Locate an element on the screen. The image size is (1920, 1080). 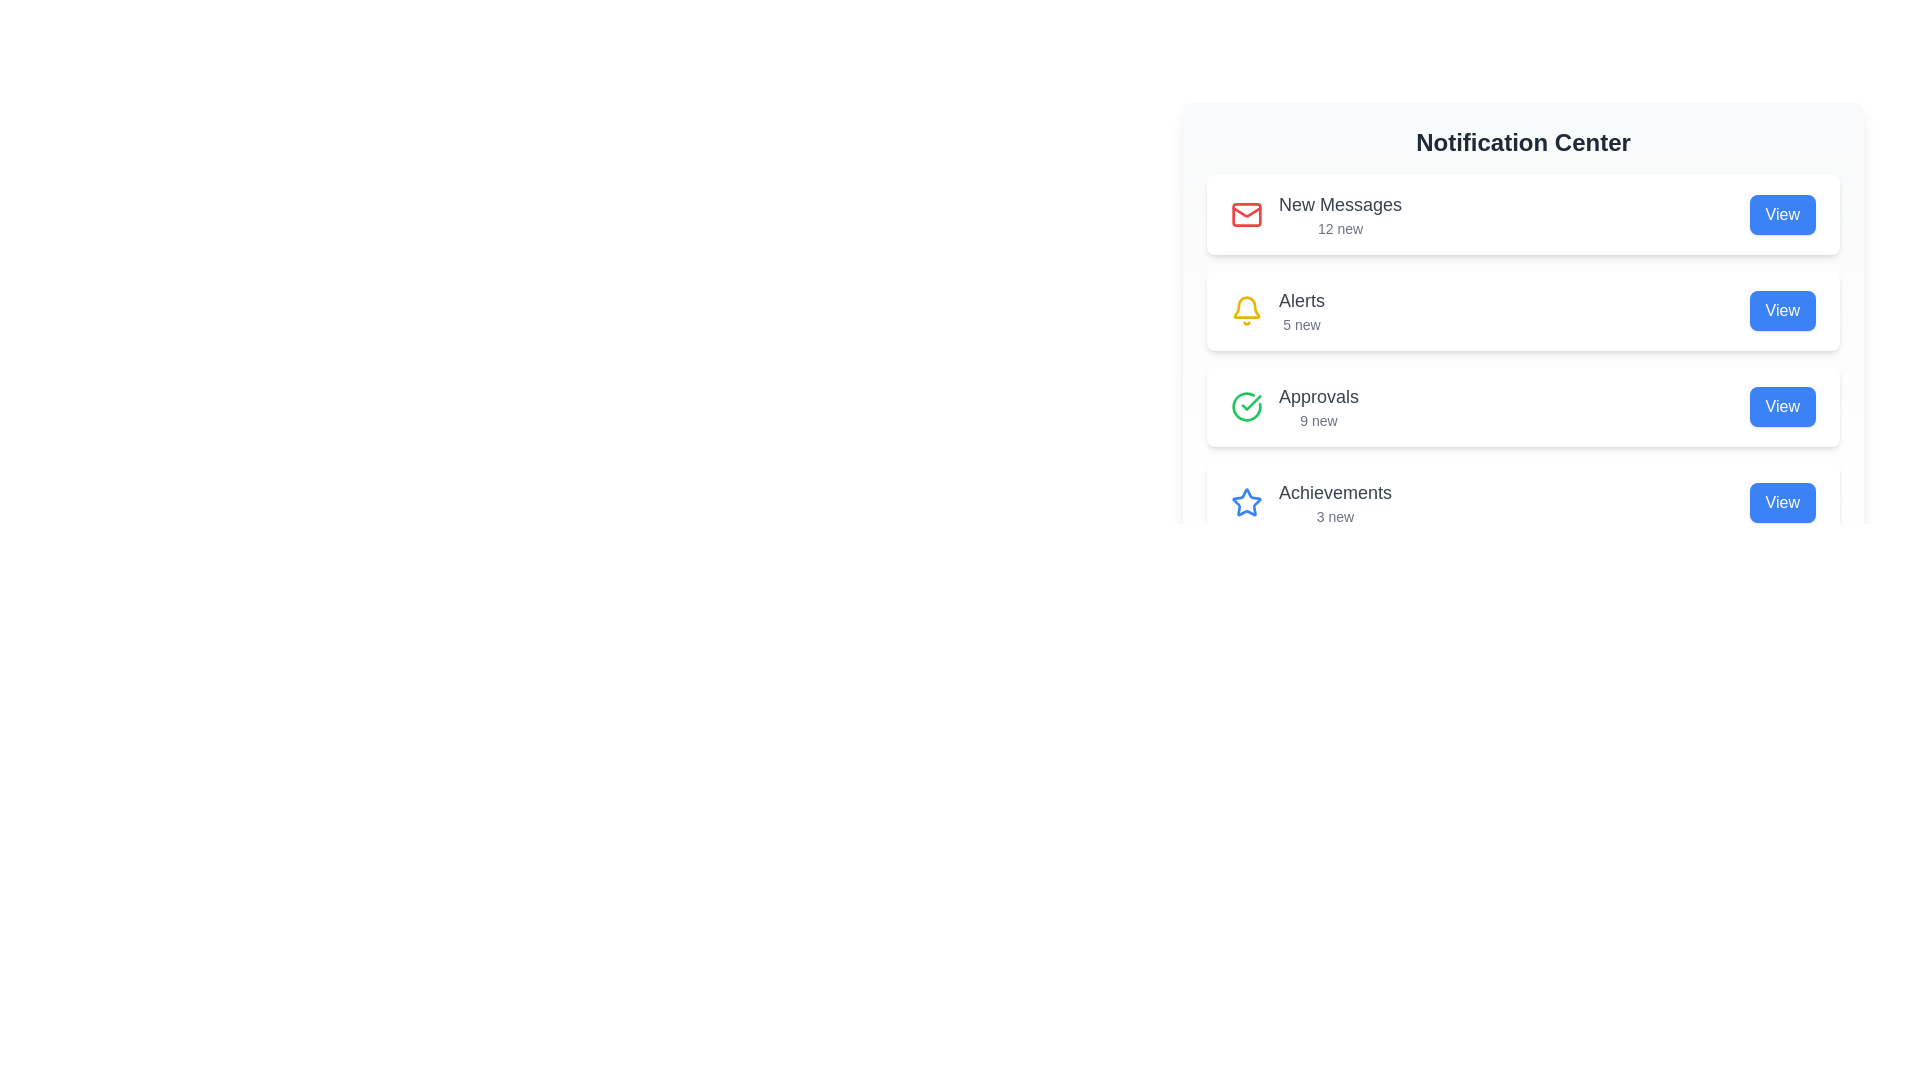
the Notification summary element featuring a star icon and the text 'Achievements' to interact with it is located at coordinates (1311, 501).